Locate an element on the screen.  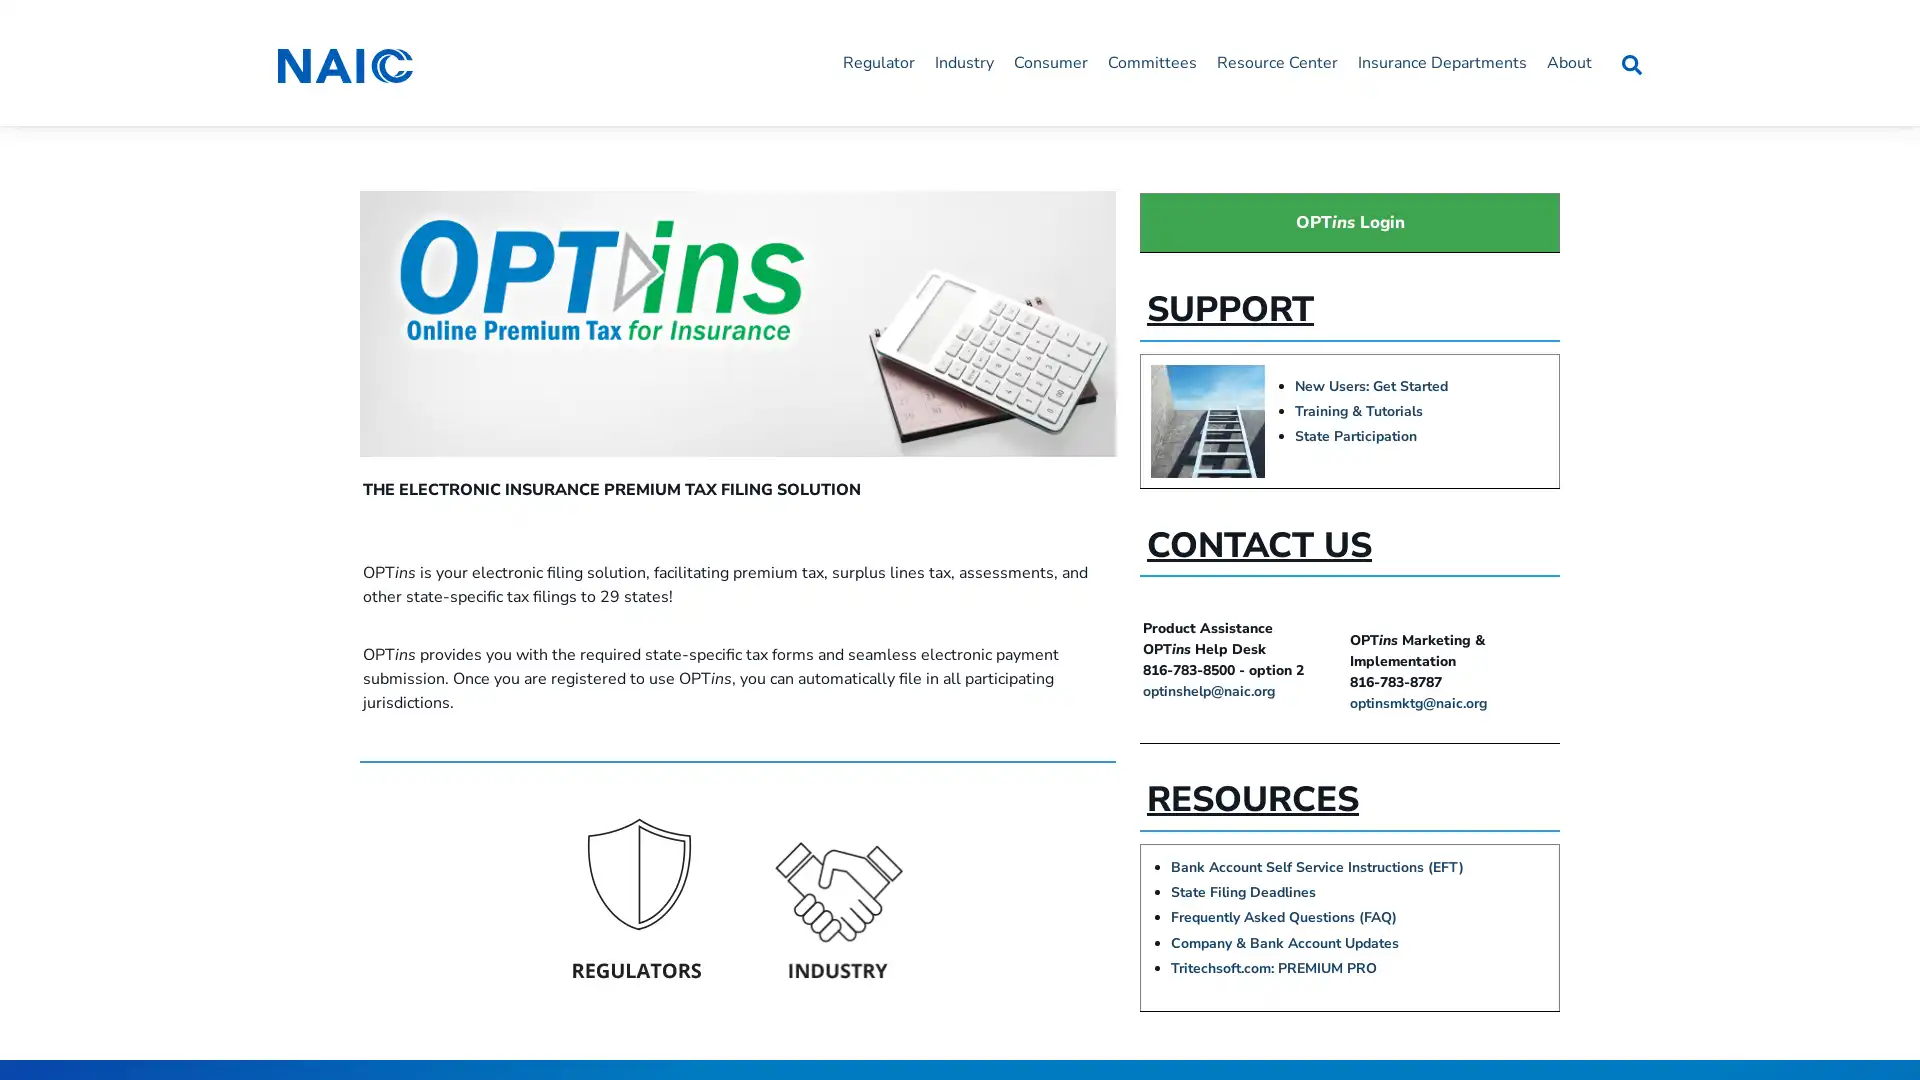
Close is located at coordinates (1185, 144).